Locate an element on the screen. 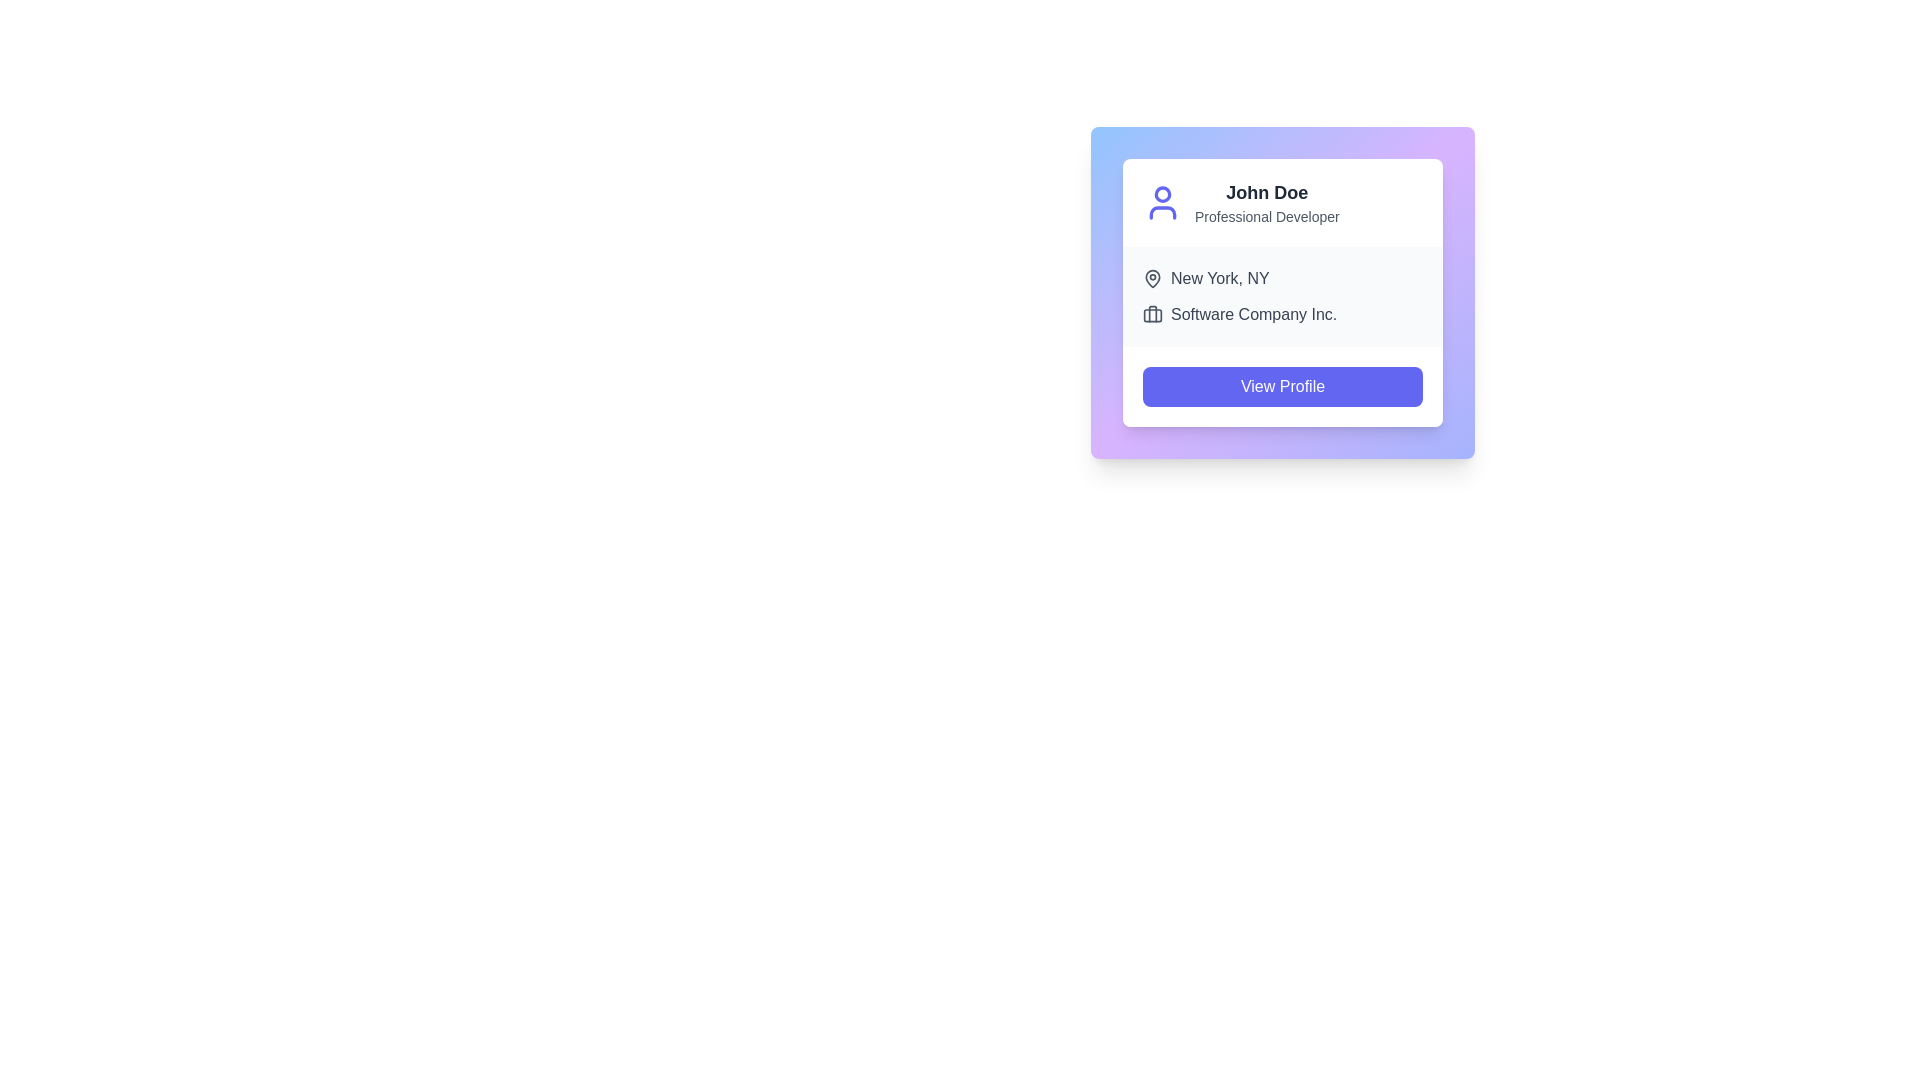 The height and width of the screenshot is (1080, 1920). the SVG graphic circle element representing the user's profile avatar, located at the top left quadrant of the profile card is located at coordinates (1162, 193).